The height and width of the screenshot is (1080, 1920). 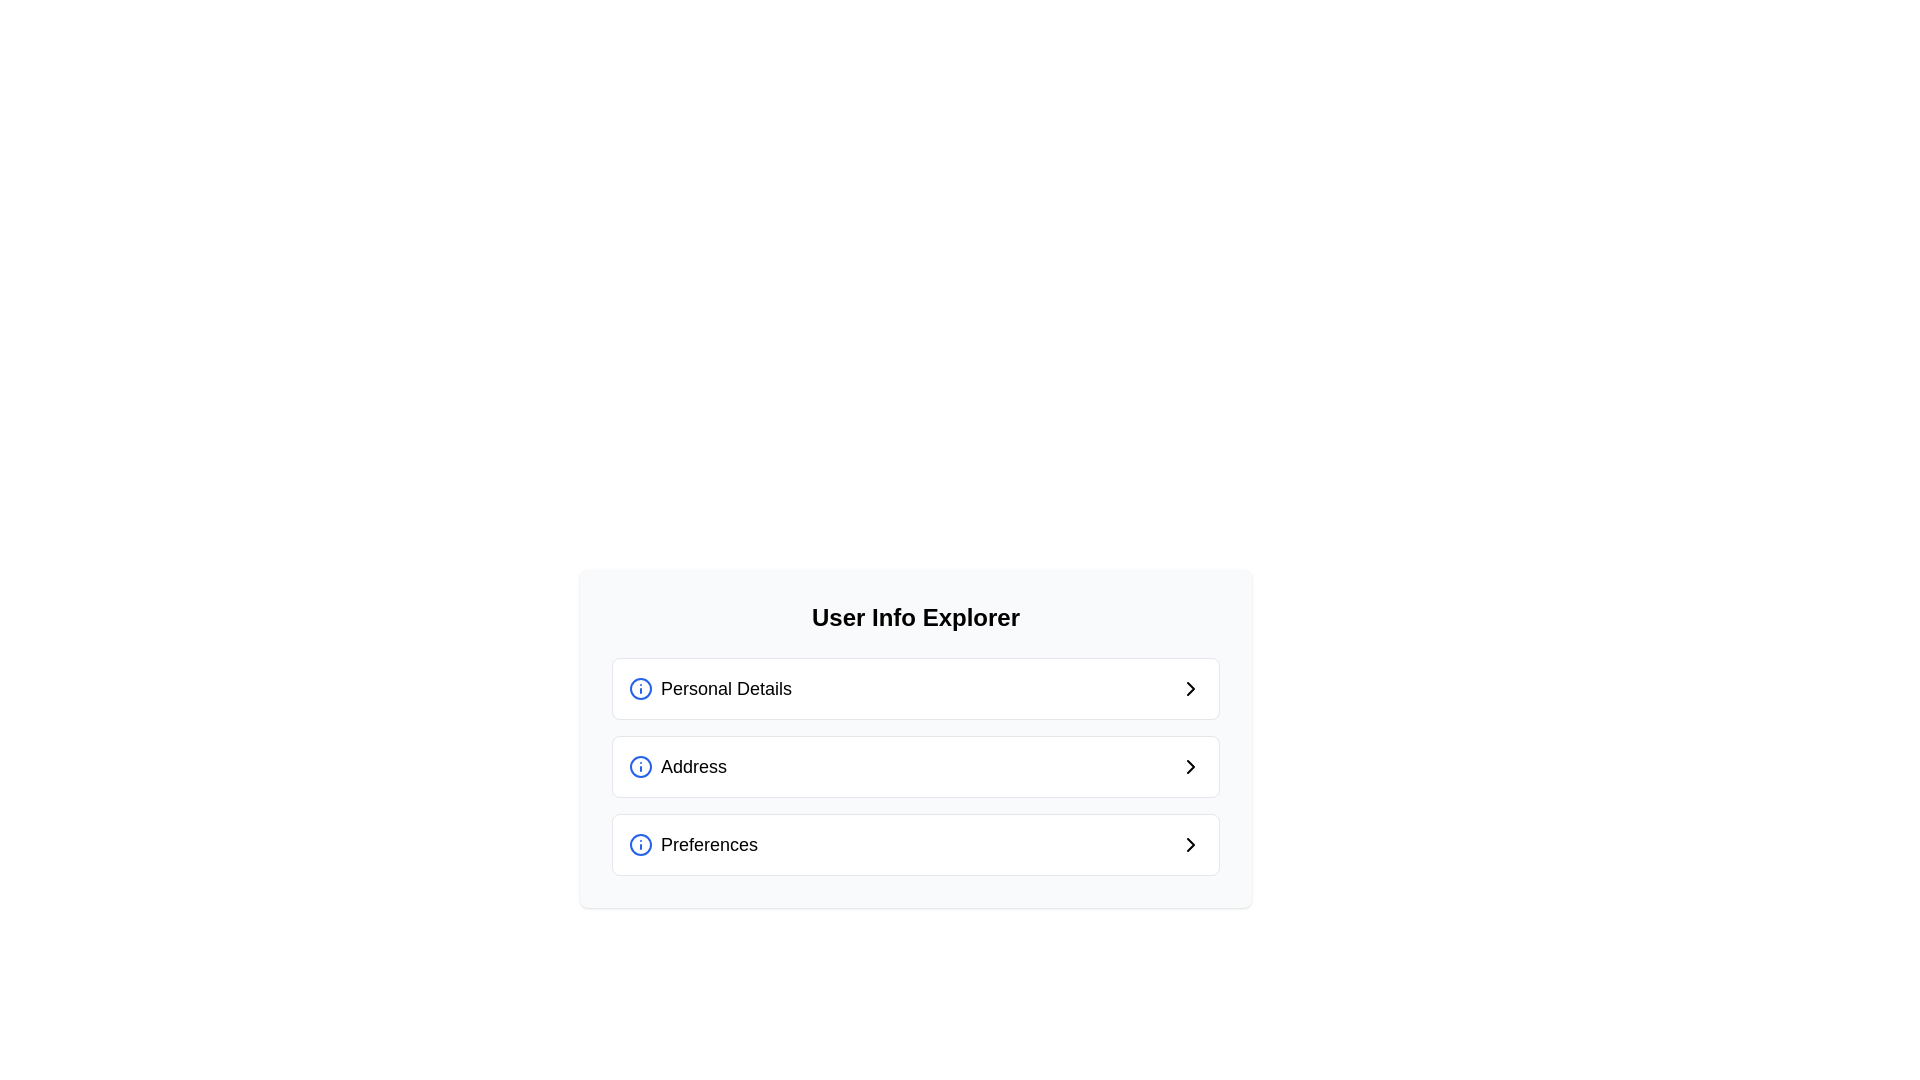 What do you see at coordinates (641, 766) in the screenshot?
I see `the icon positioned to the left of the 'Address' text in the second row of the vertically stacked menu` at bounding box center [641, 766].